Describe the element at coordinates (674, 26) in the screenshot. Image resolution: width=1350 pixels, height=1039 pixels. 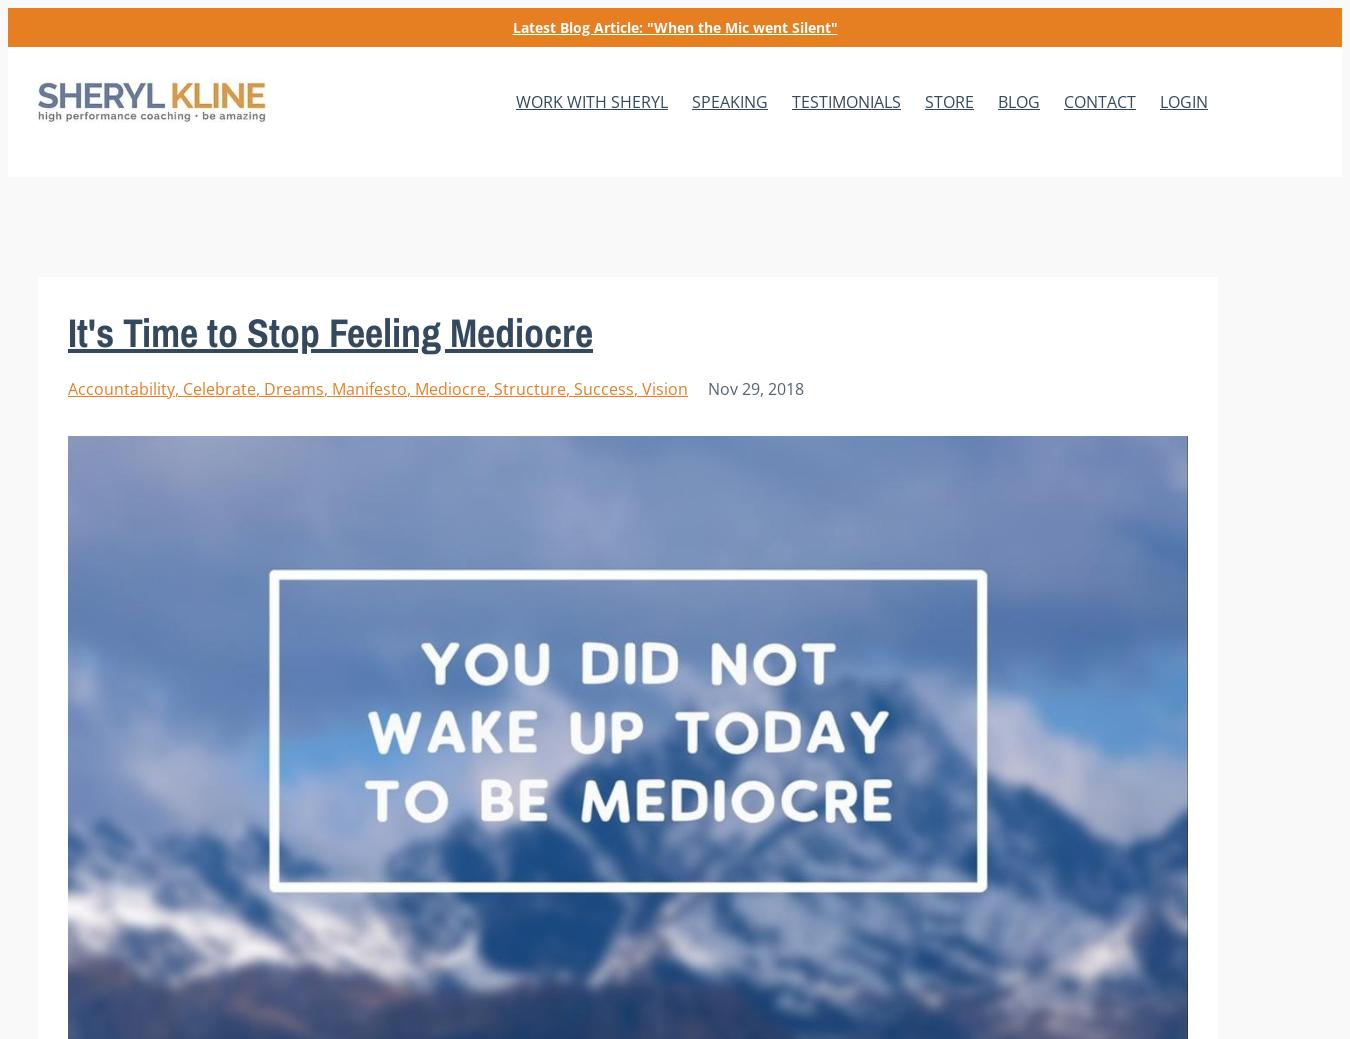
I see `'Latest Blog Article: "When the Mic went Silent"'` at that location.